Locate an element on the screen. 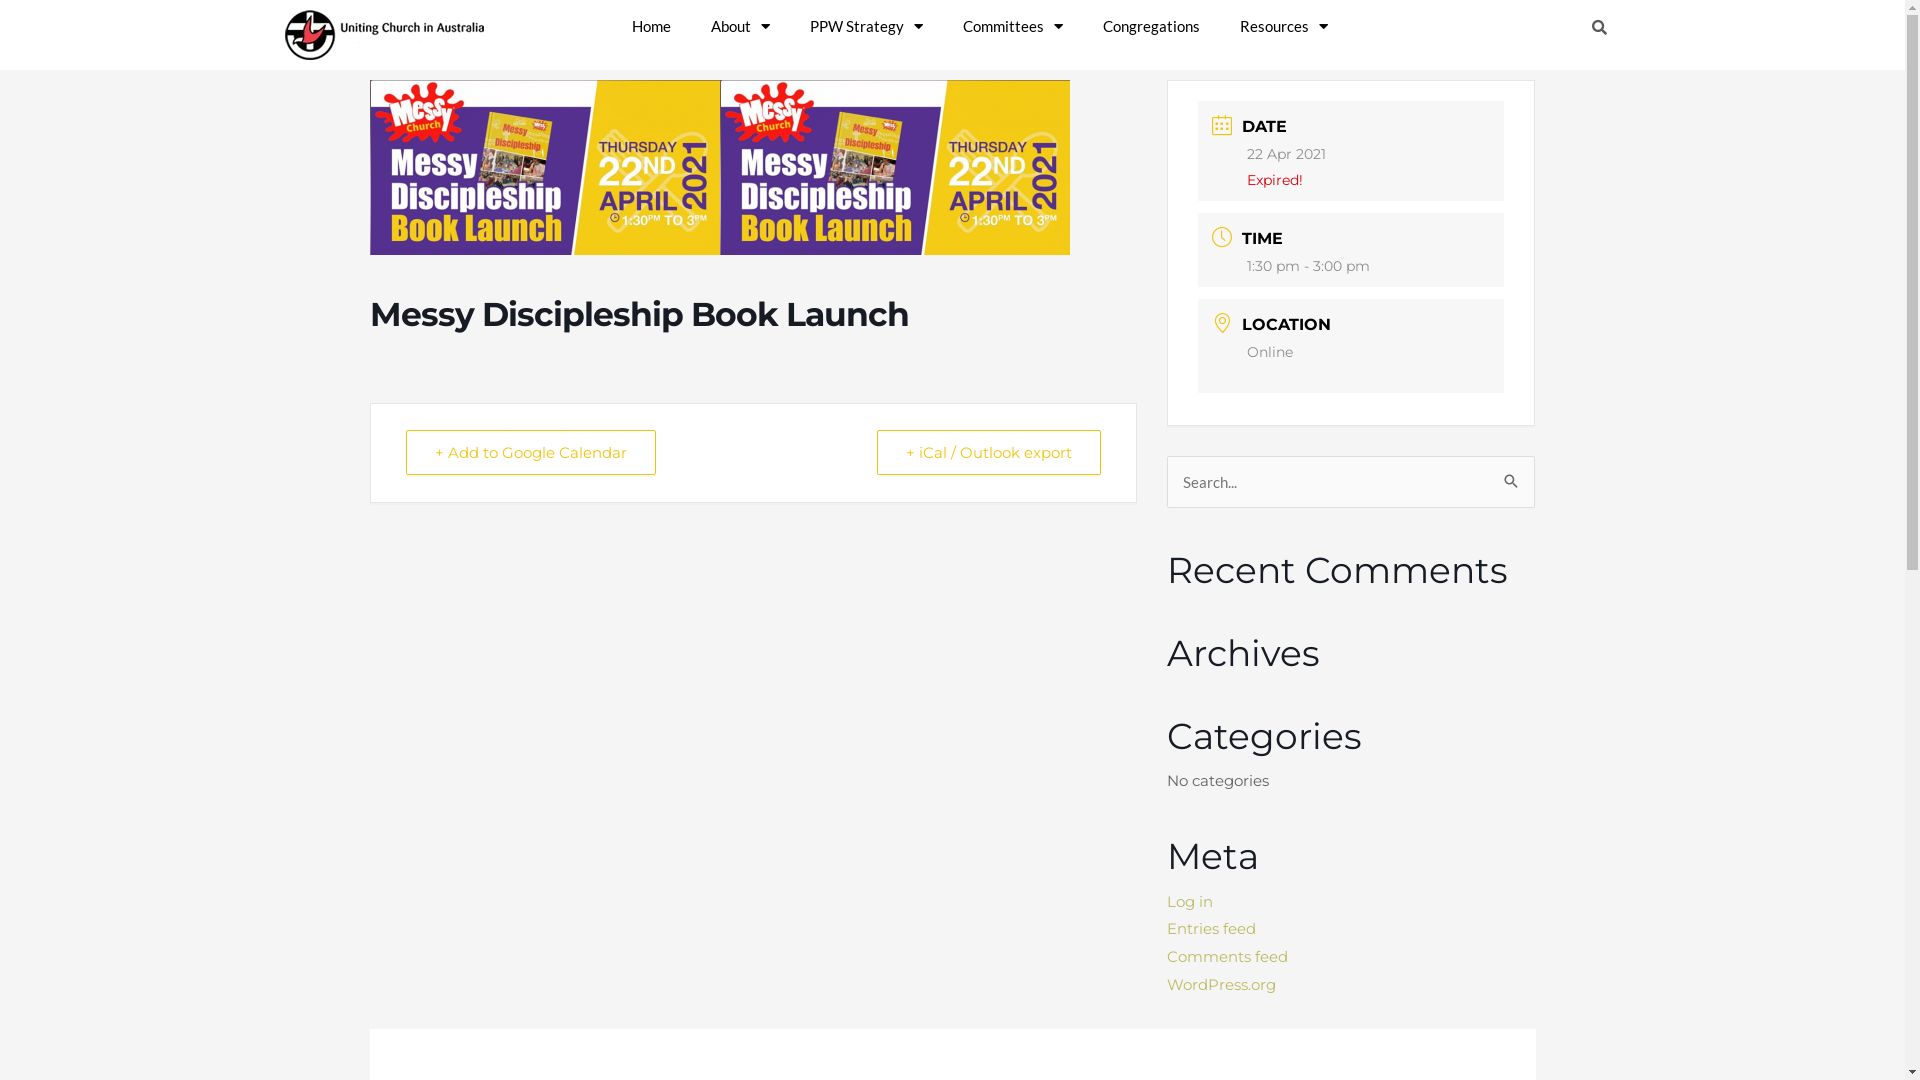 The width and height of the screenshot is (1920, 1080). 'WordPress.org' is located at coordinates (1220, 983).